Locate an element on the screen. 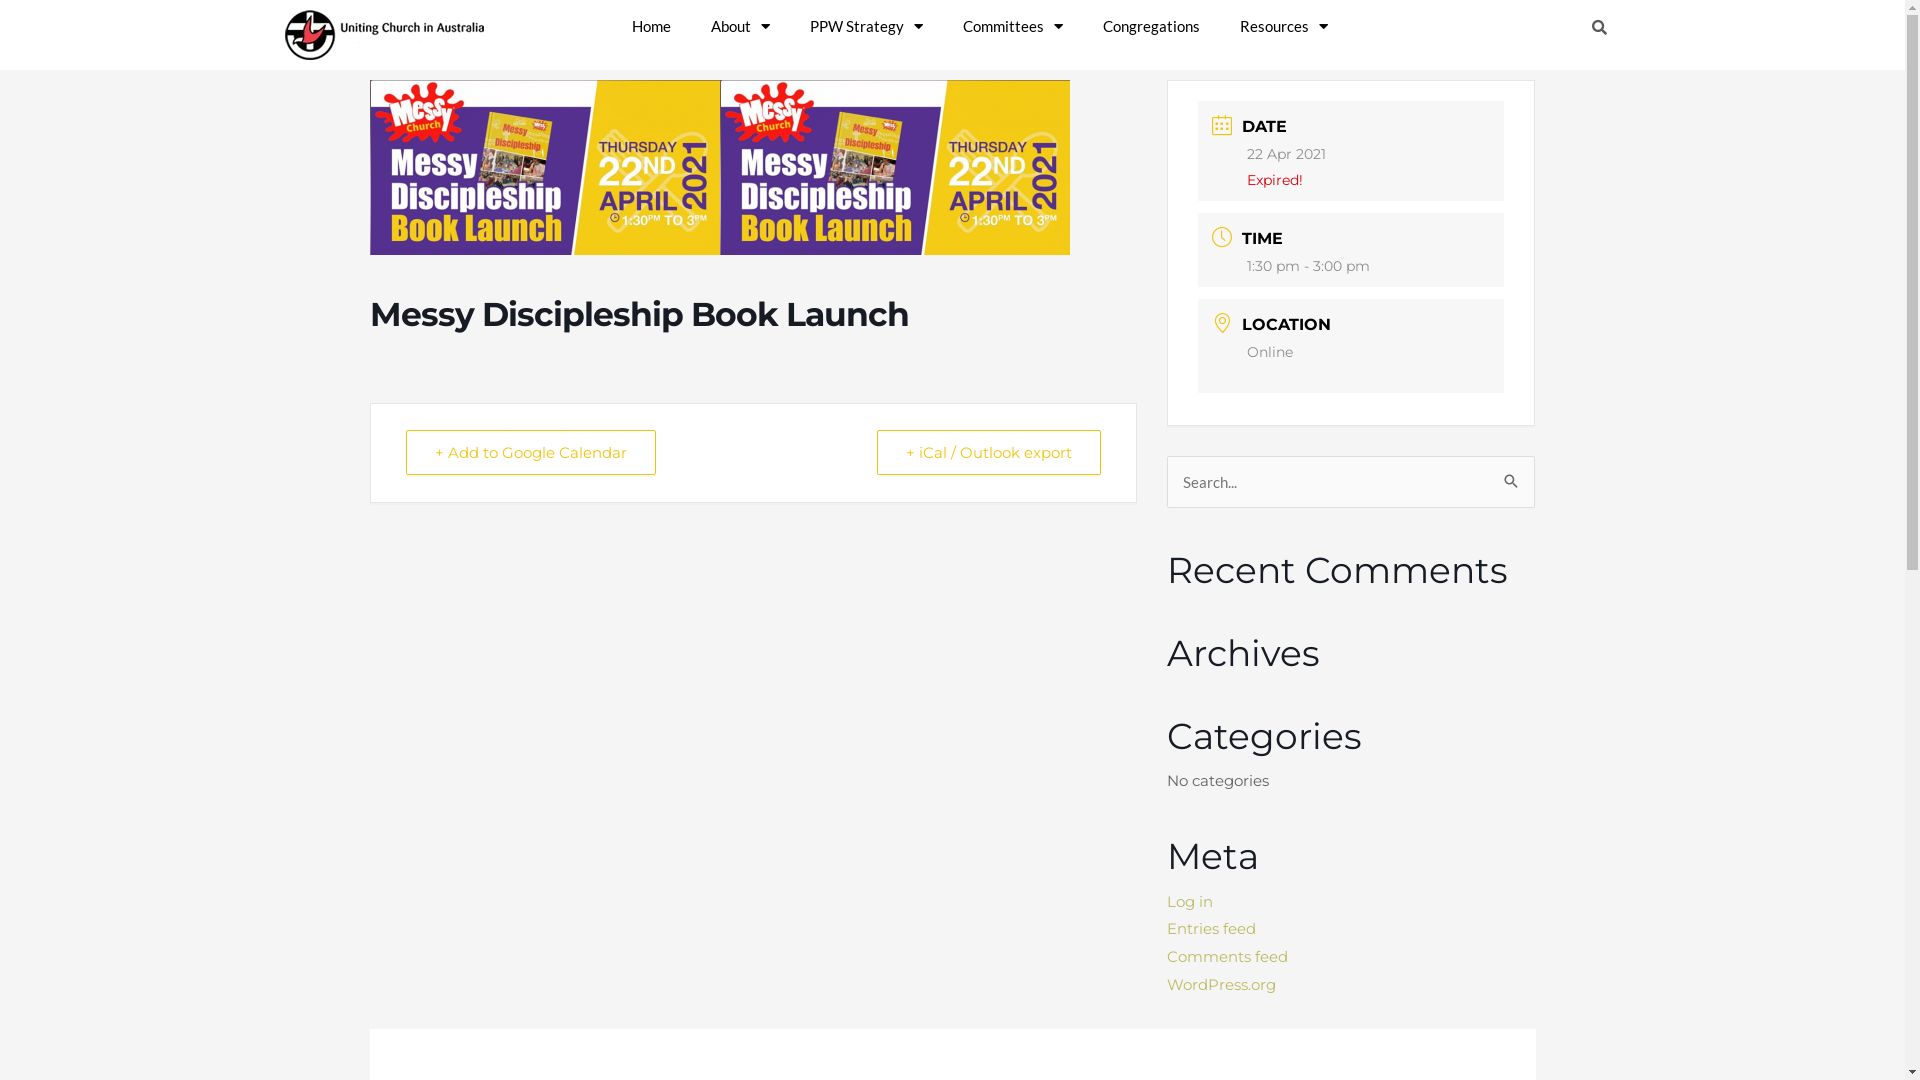 The width and height of the screenshot is (1920, 1080). 'WordPress.org' is located at coordinates (1220, 983).